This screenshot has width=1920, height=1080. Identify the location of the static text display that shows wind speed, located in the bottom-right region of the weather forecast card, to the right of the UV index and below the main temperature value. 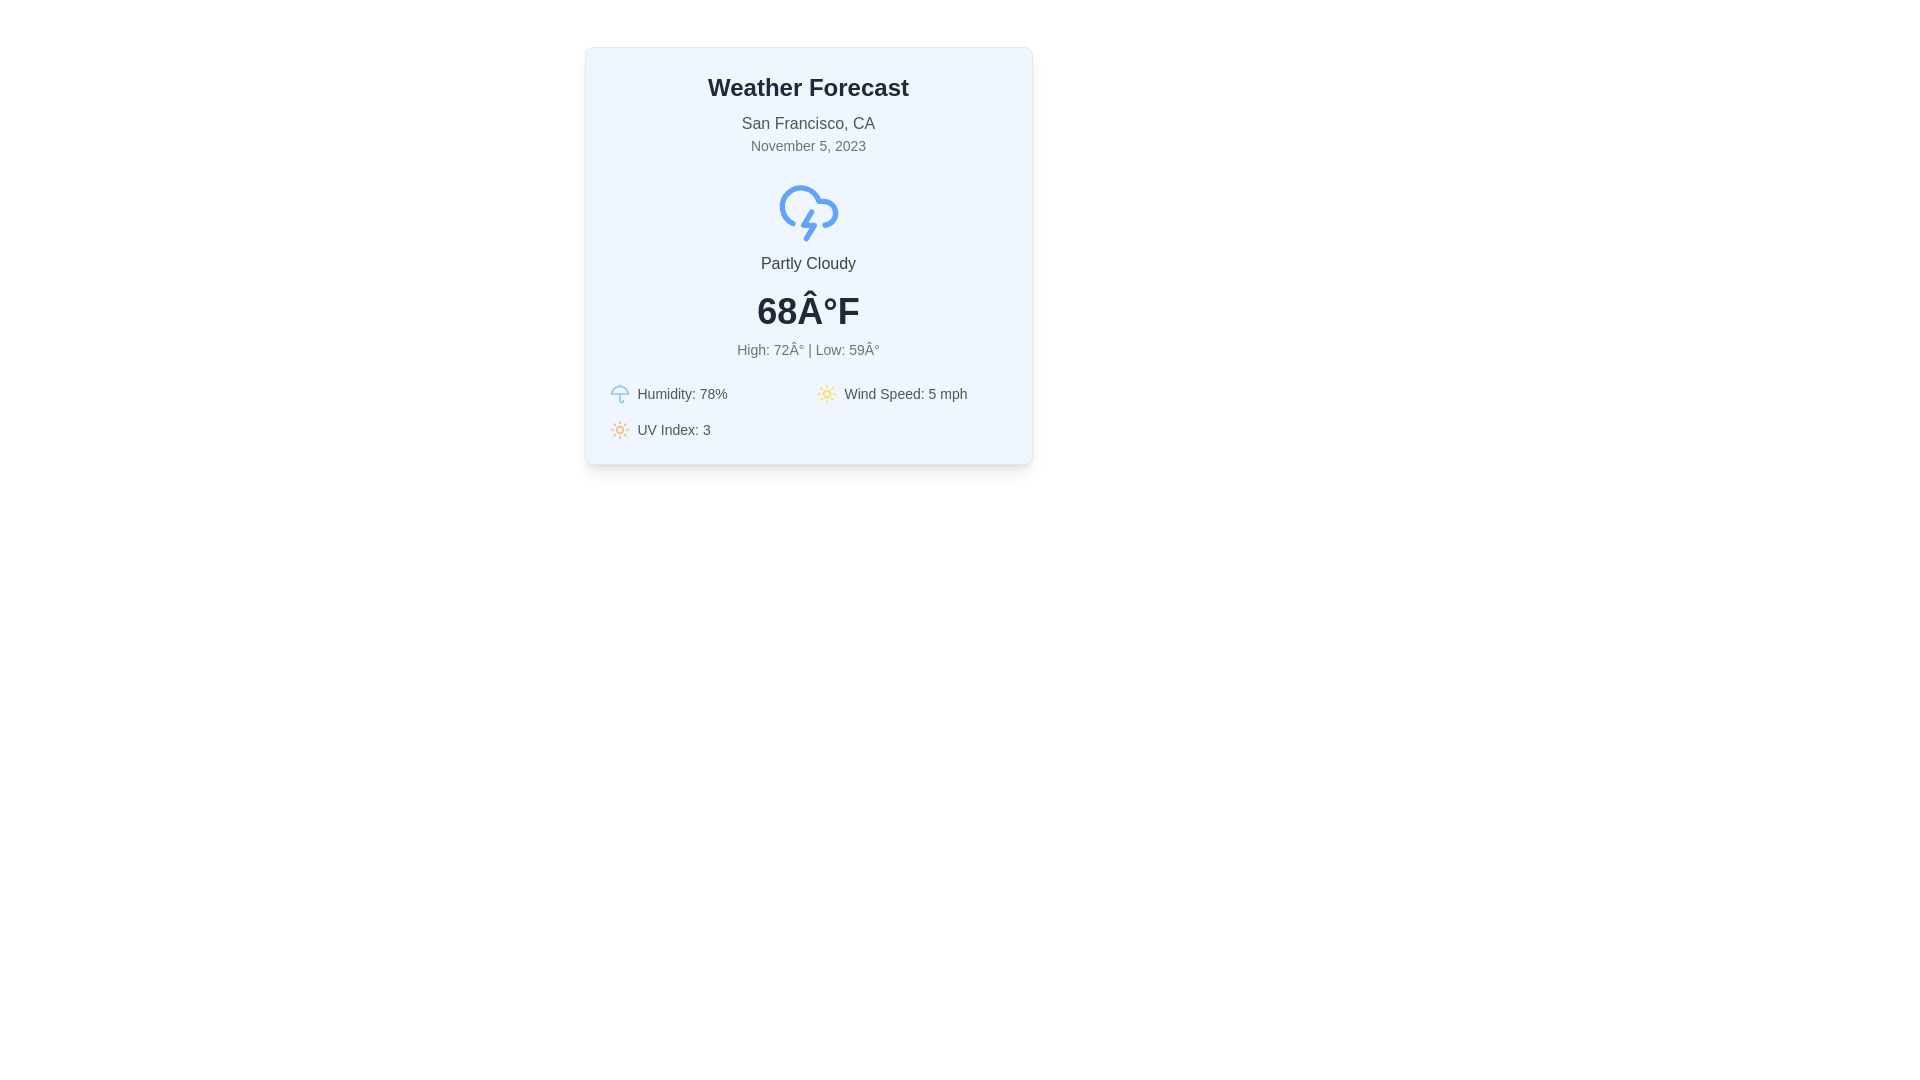
(905, 393).